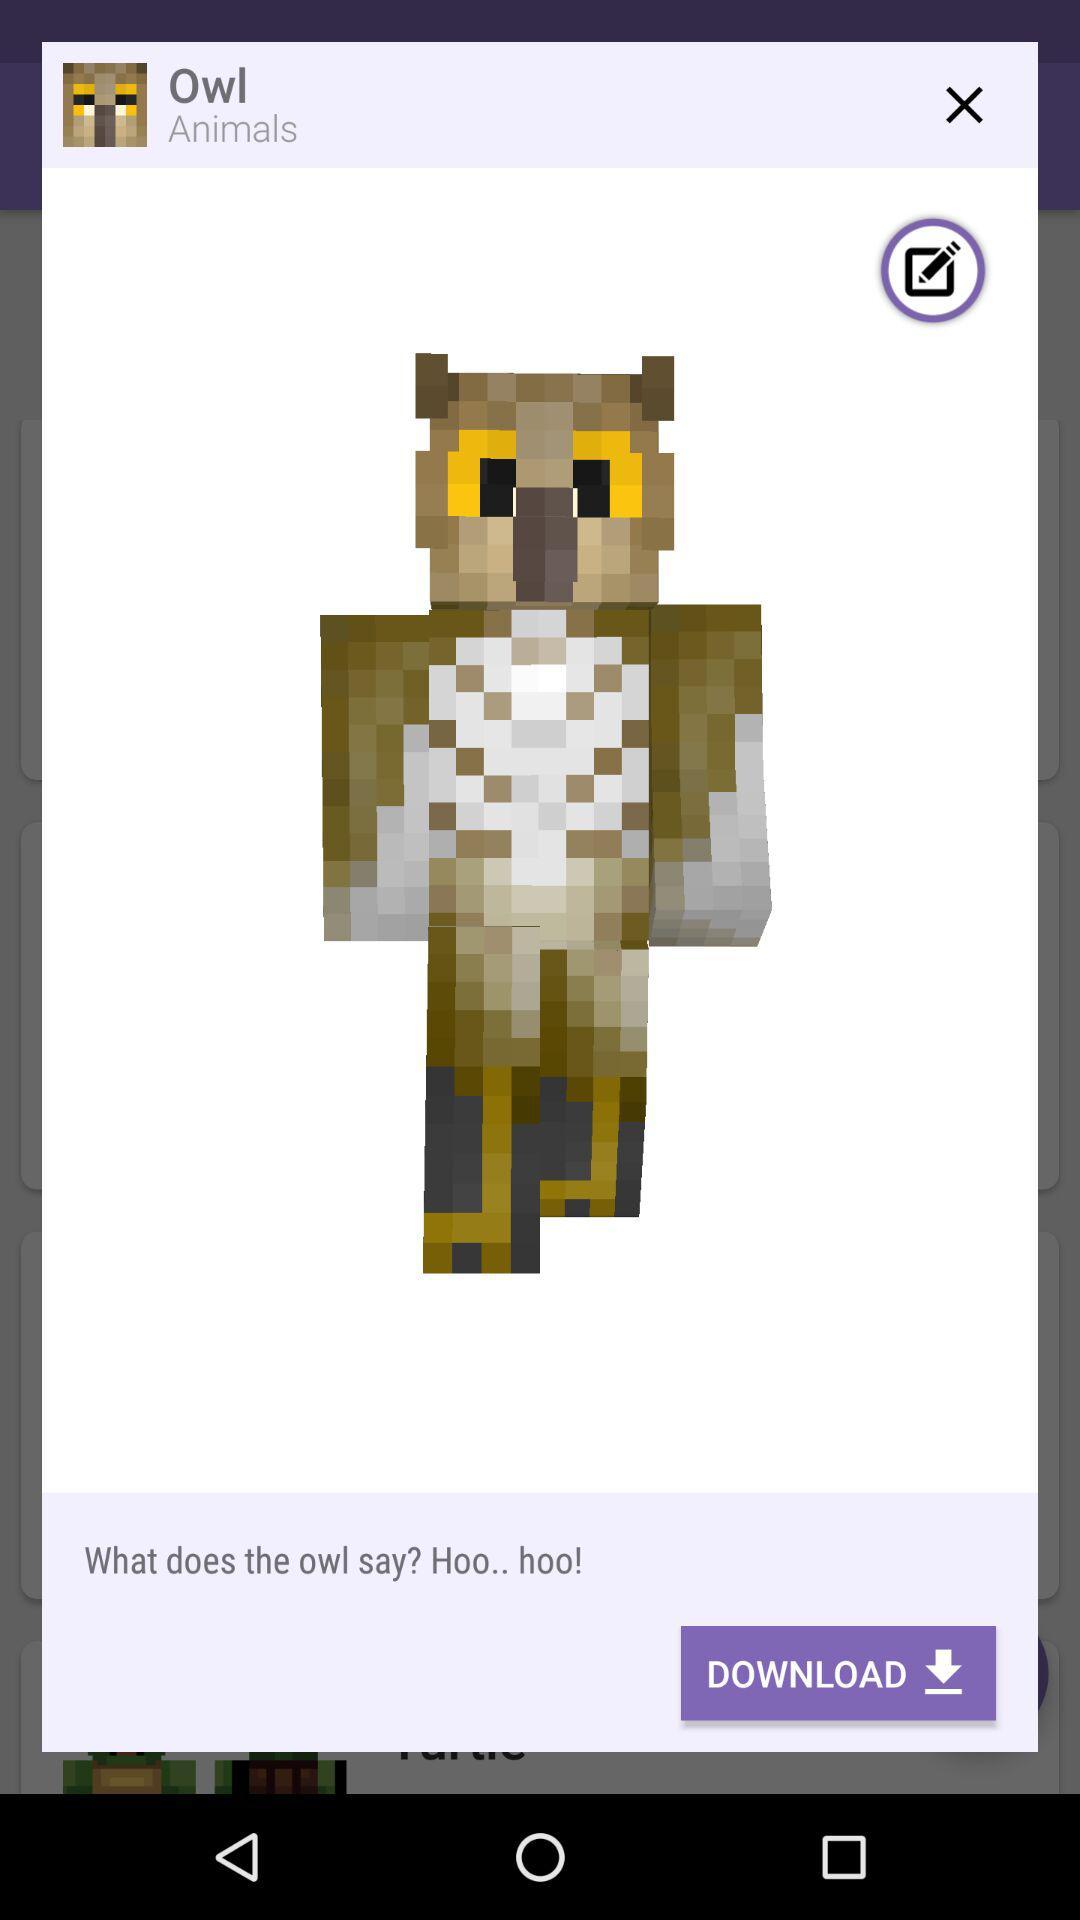 The width and height of the screenshot is (1080, 1920). Describe the element at coordinates (963, 104) in the screenshot. I see `window` at that location.